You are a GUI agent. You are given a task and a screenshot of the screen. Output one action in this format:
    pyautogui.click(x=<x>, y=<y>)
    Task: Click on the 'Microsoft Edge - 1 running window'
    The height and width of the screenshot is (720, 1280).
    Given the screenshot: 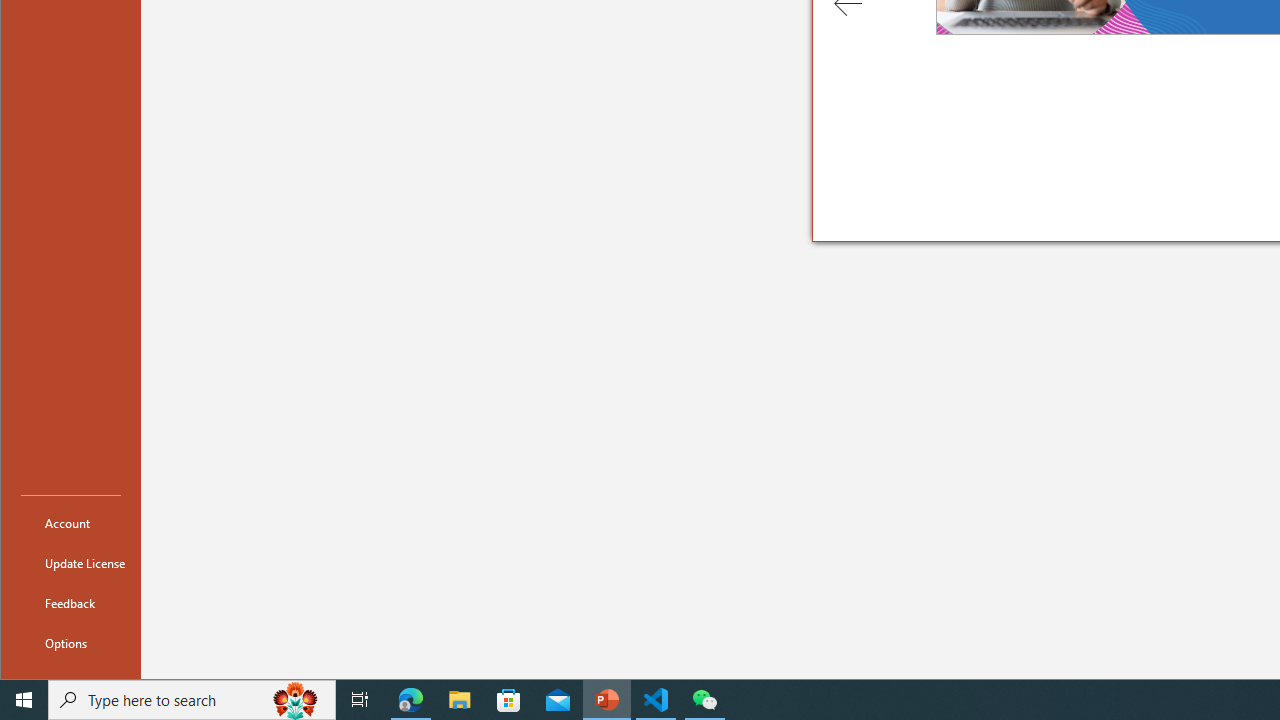 What is the action you would take?
    pyautogui.click(x=410, y=698)
    